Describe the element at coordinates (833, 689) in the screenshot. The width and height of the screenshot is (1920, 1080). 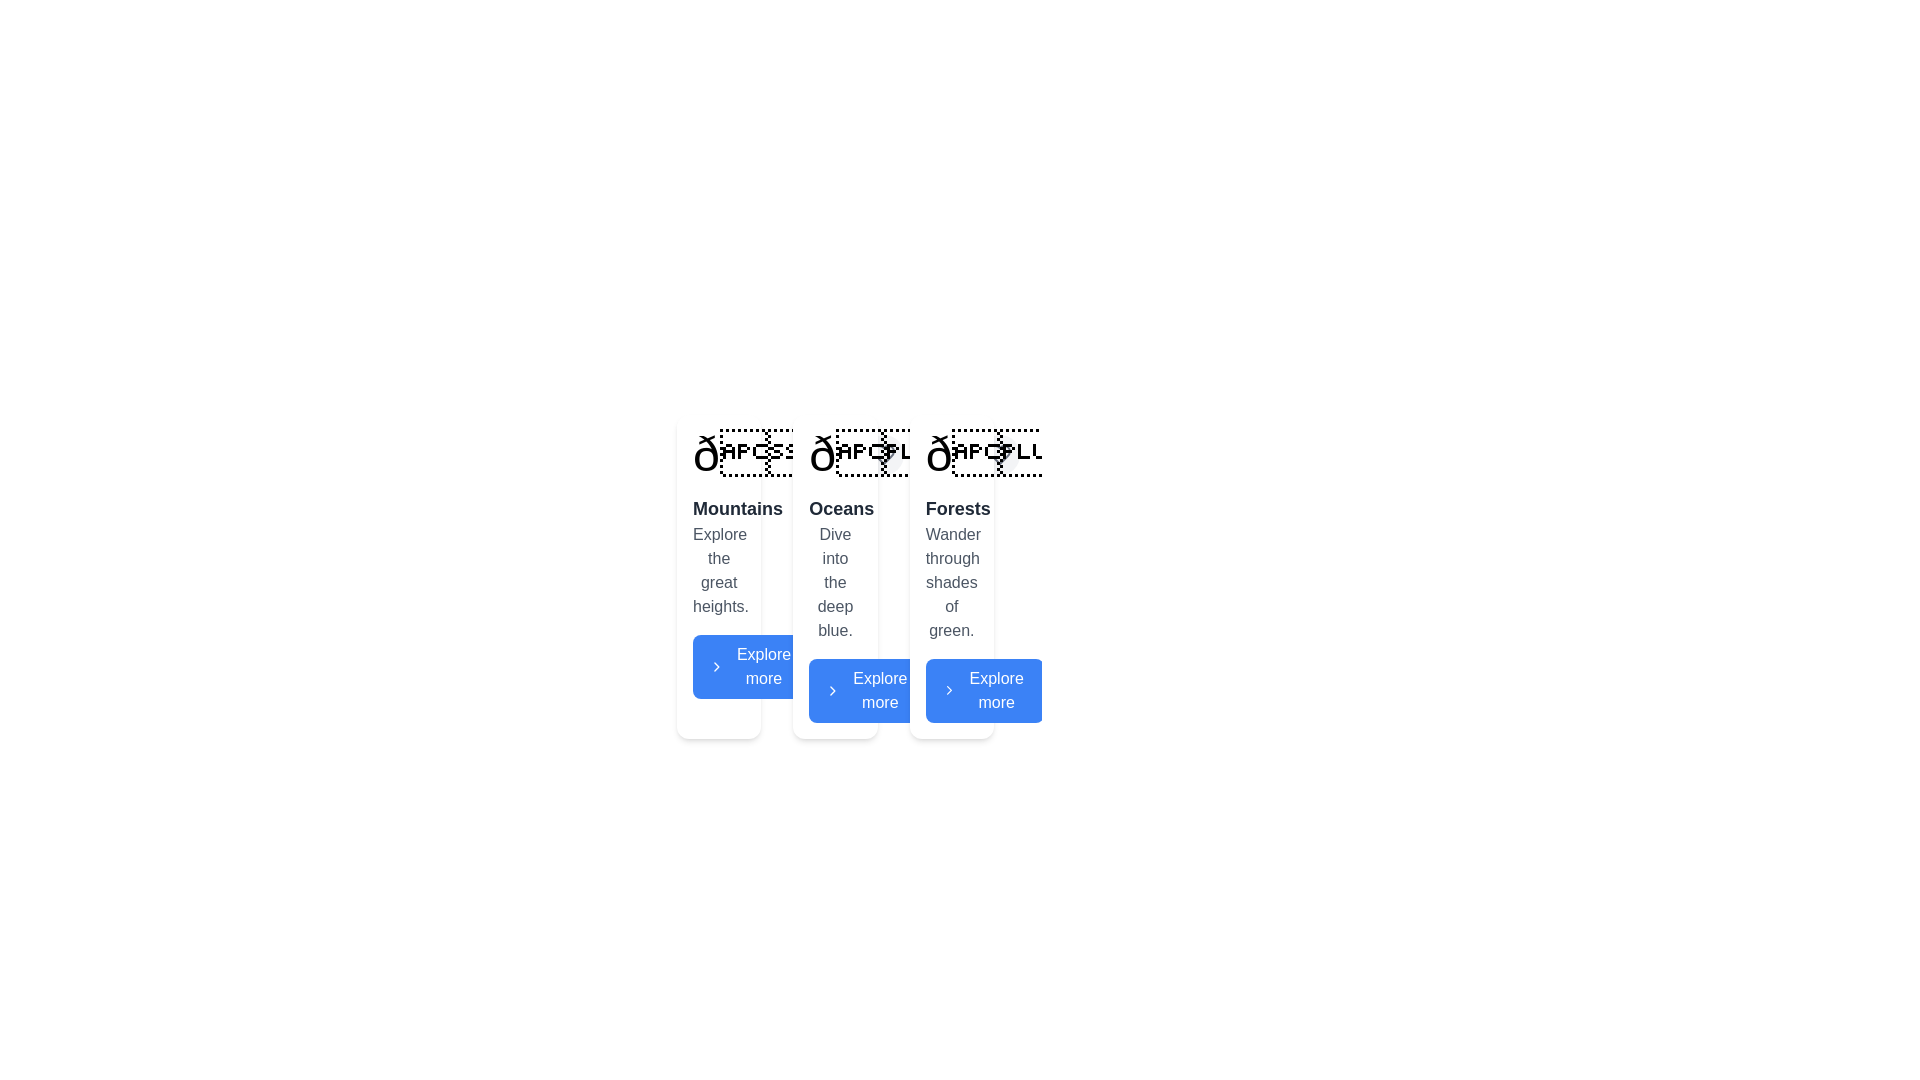
I see `the rightward-pointing chevron icon, which is styled with a thin stroke and rounded corners, located within the 'Explore more' button in the second column (Oceans) of the three displayed options` at that location.